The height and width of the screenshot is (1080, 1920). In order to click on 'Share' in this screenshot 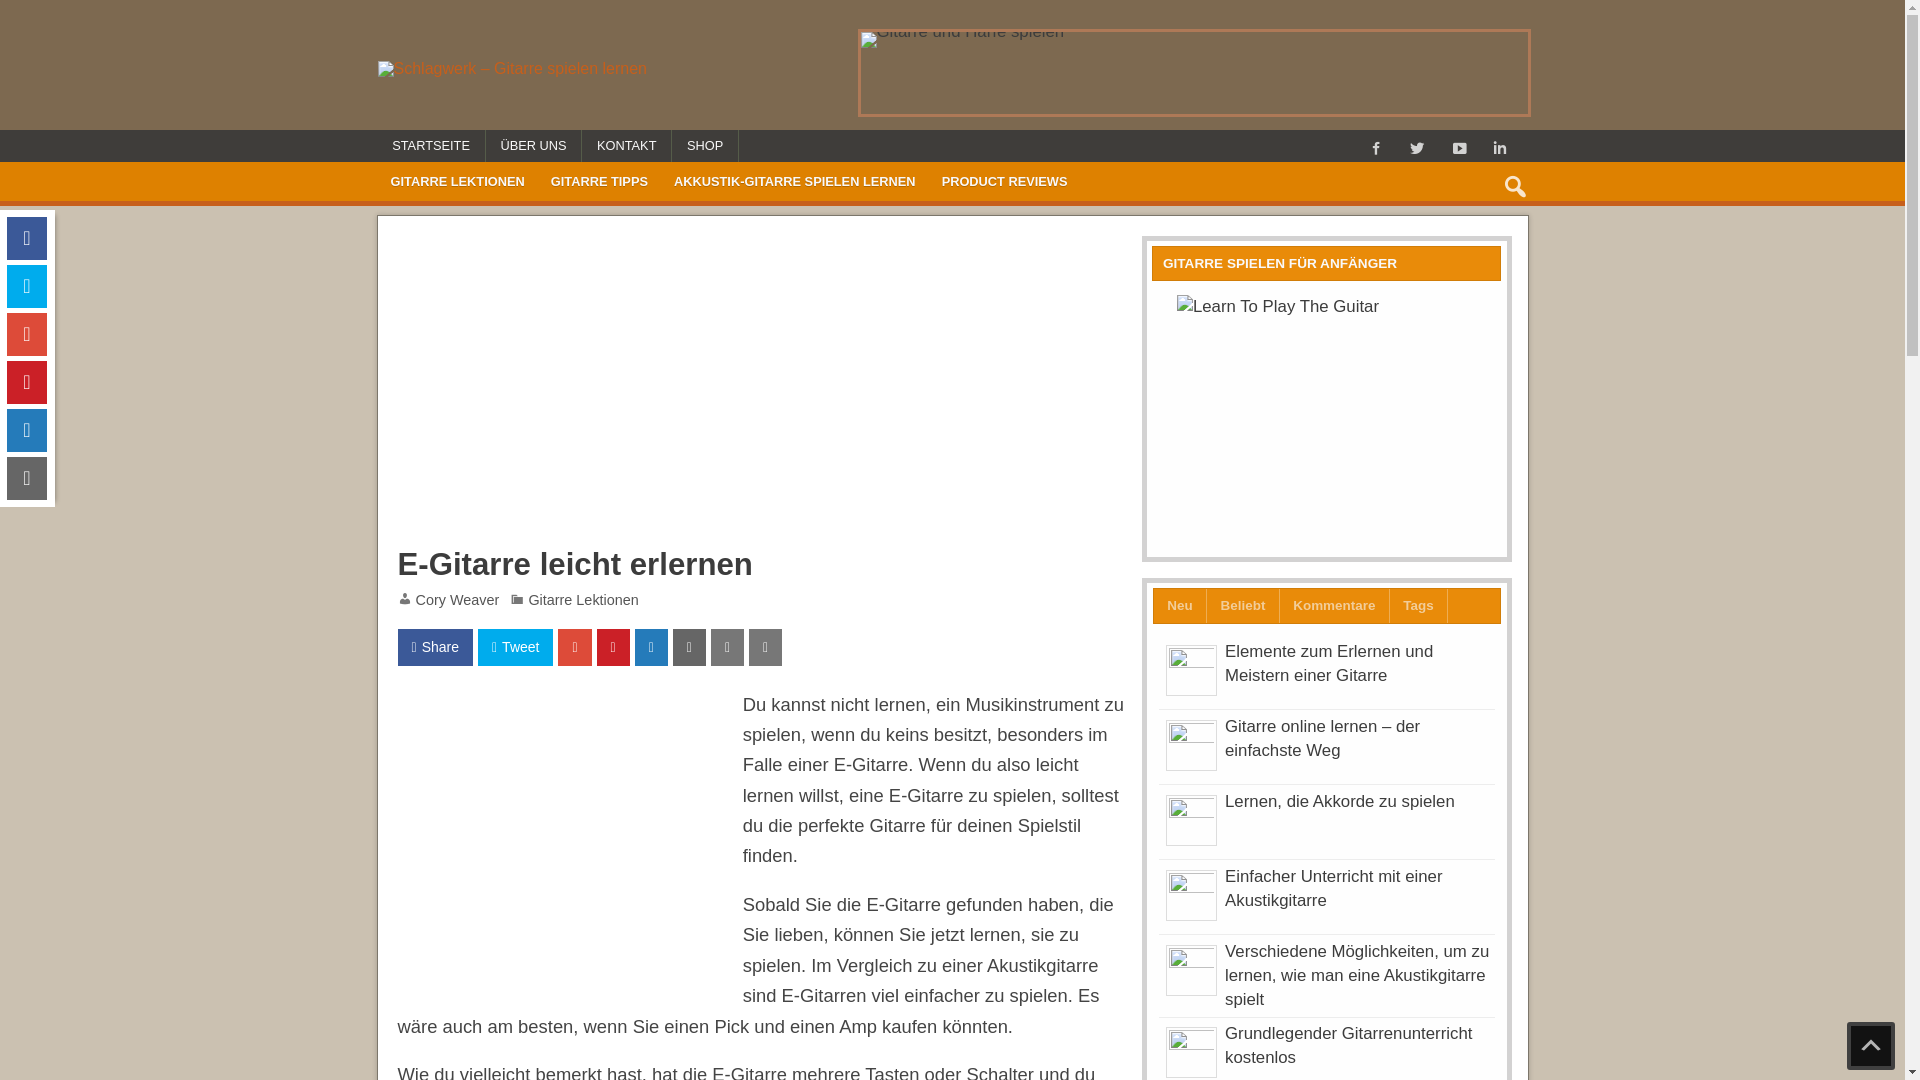, I will do `click(398, 647)`.